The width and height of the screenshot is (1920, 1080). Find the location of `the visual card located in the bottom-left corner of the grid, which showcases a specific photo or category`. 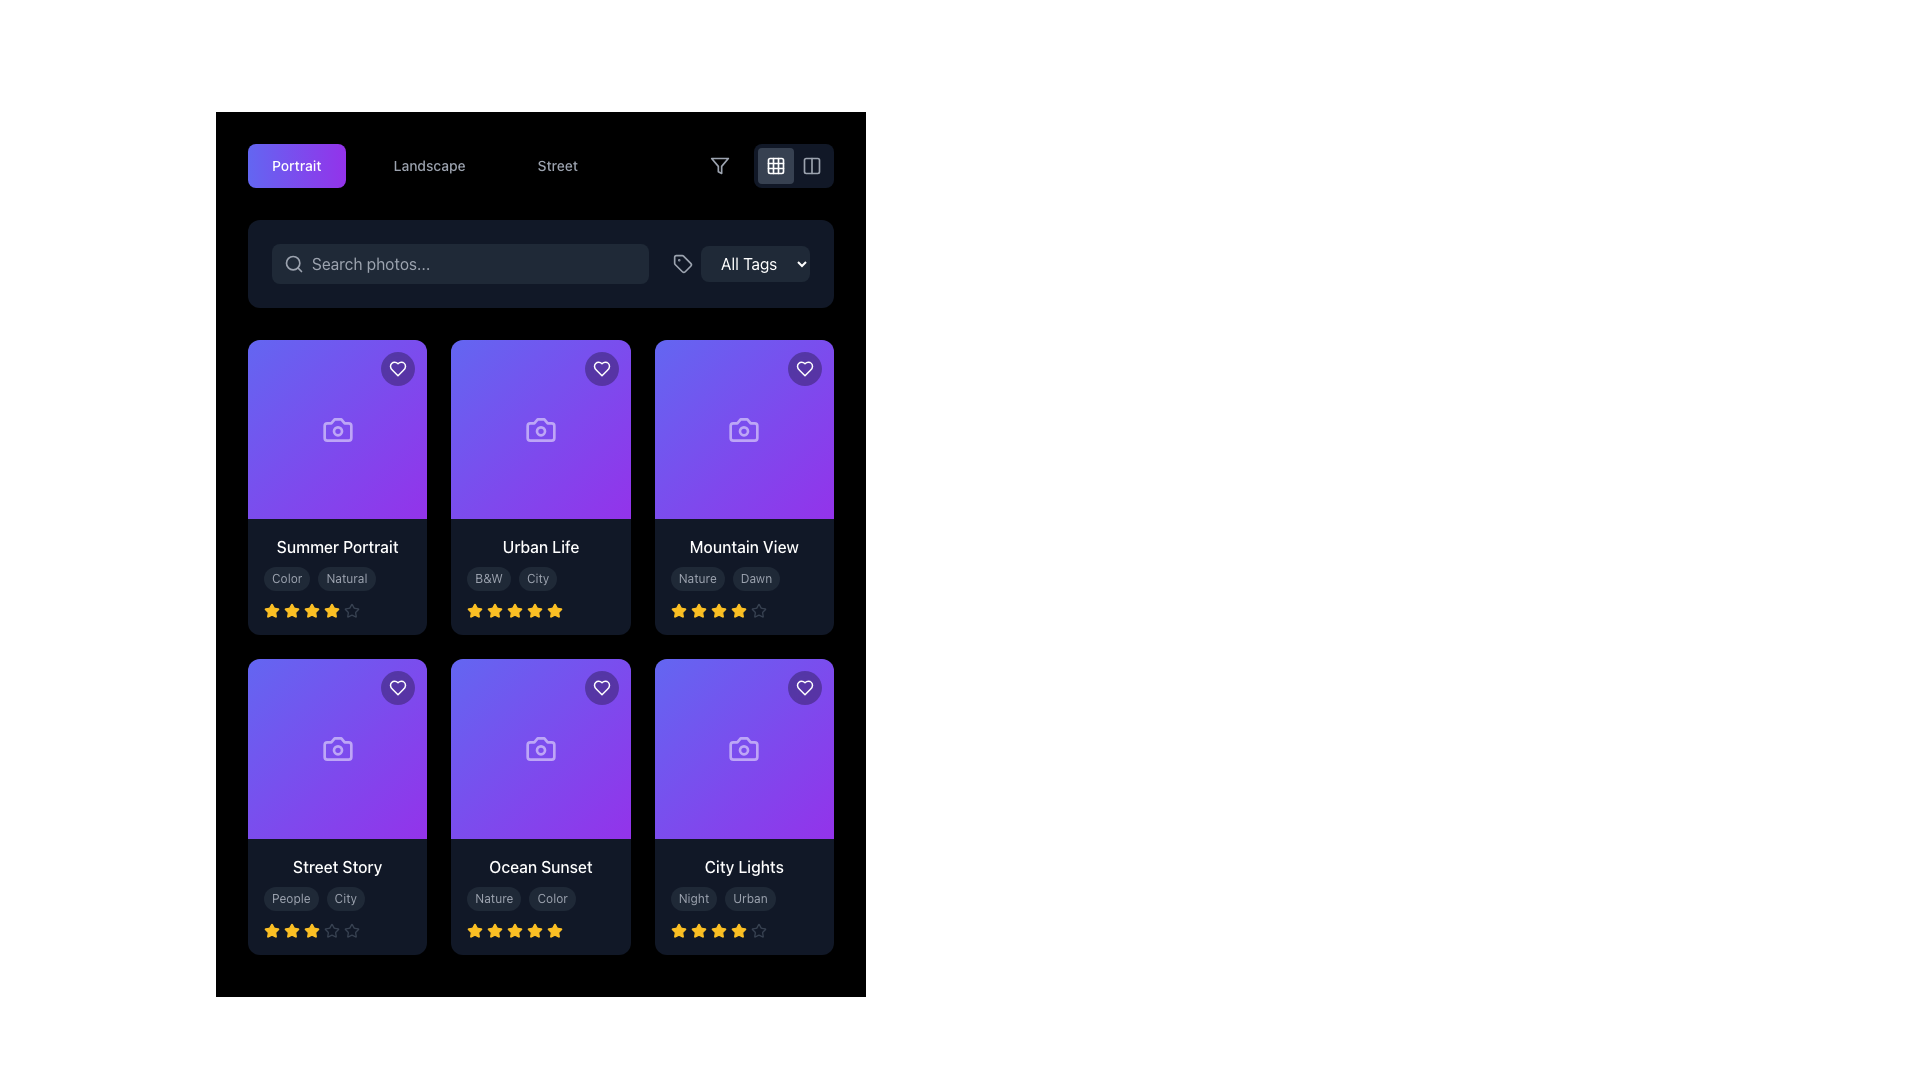

the visual card located in the bottom-left corner of the grid, which showcases a specific photo or category is located at coordinates (337, 748).